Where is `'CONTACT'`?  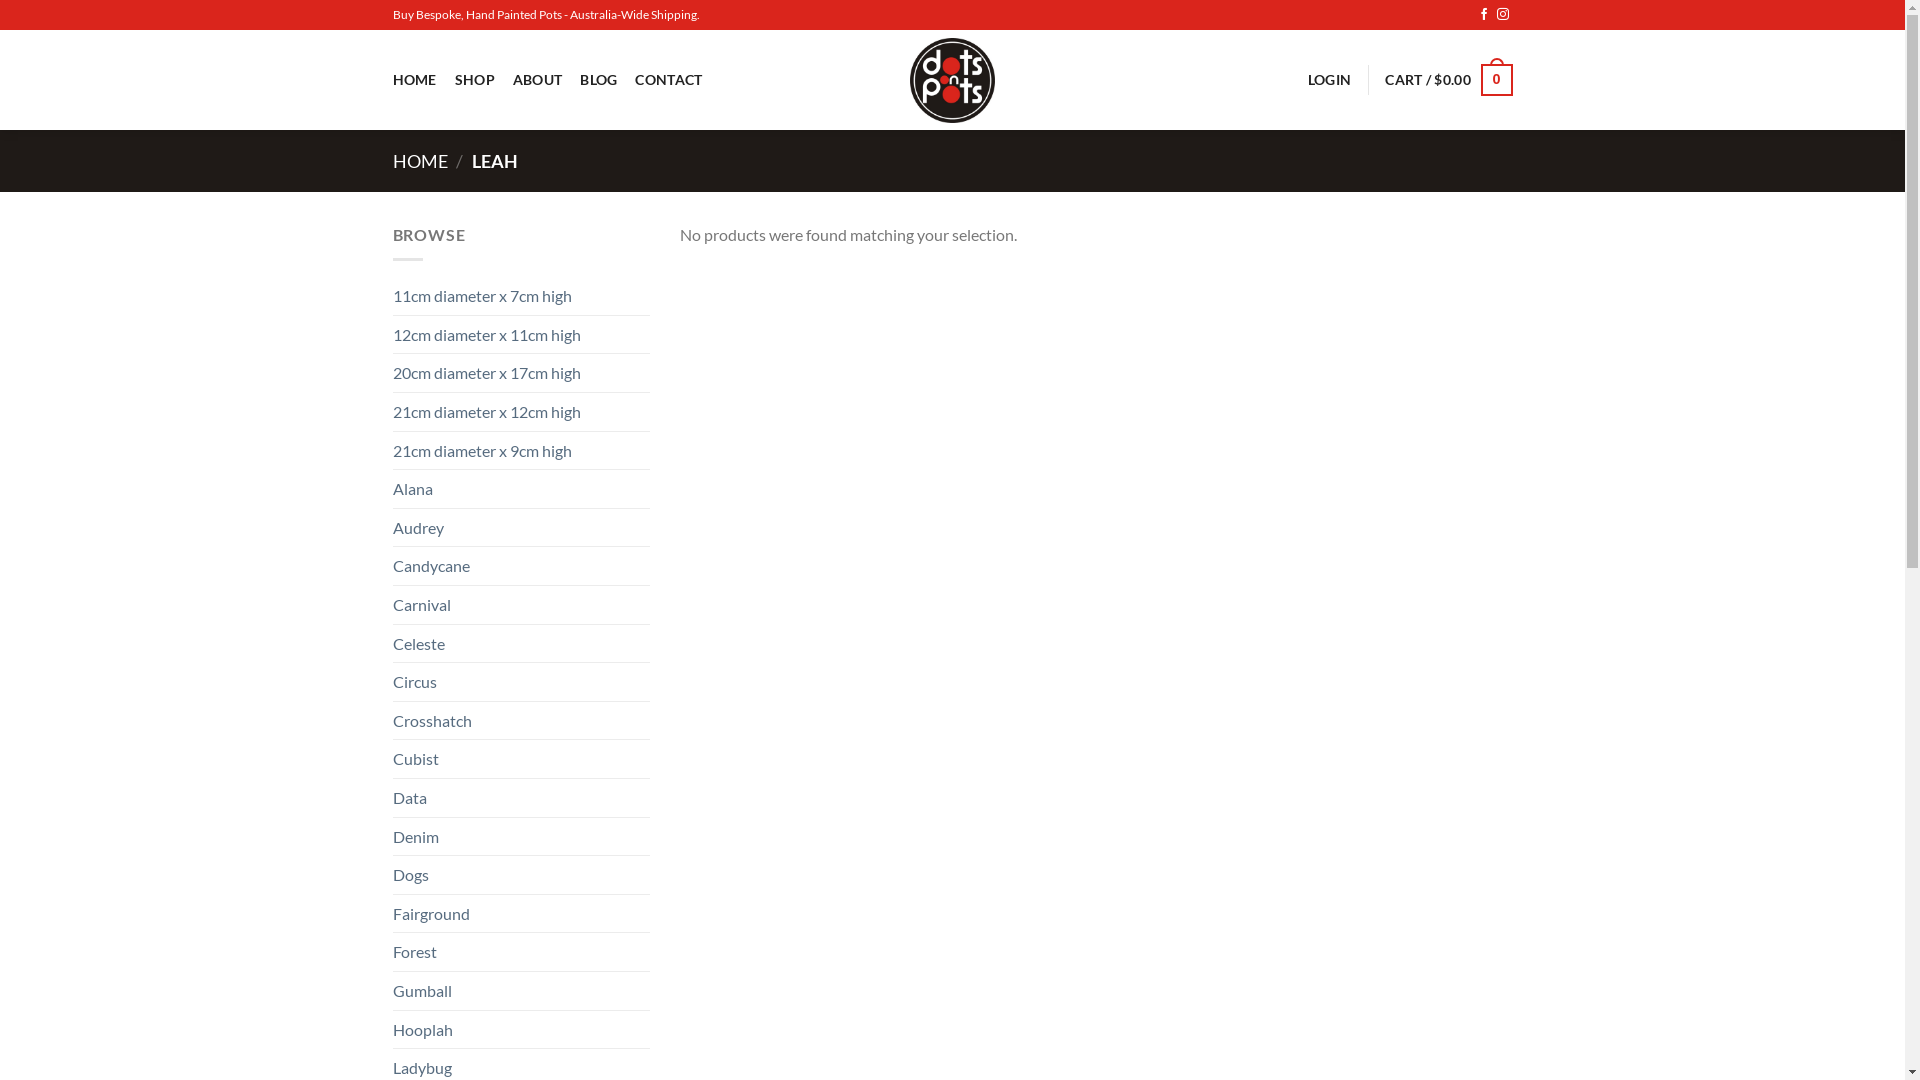 'CONTACT' is located at coordinates (668, 78).